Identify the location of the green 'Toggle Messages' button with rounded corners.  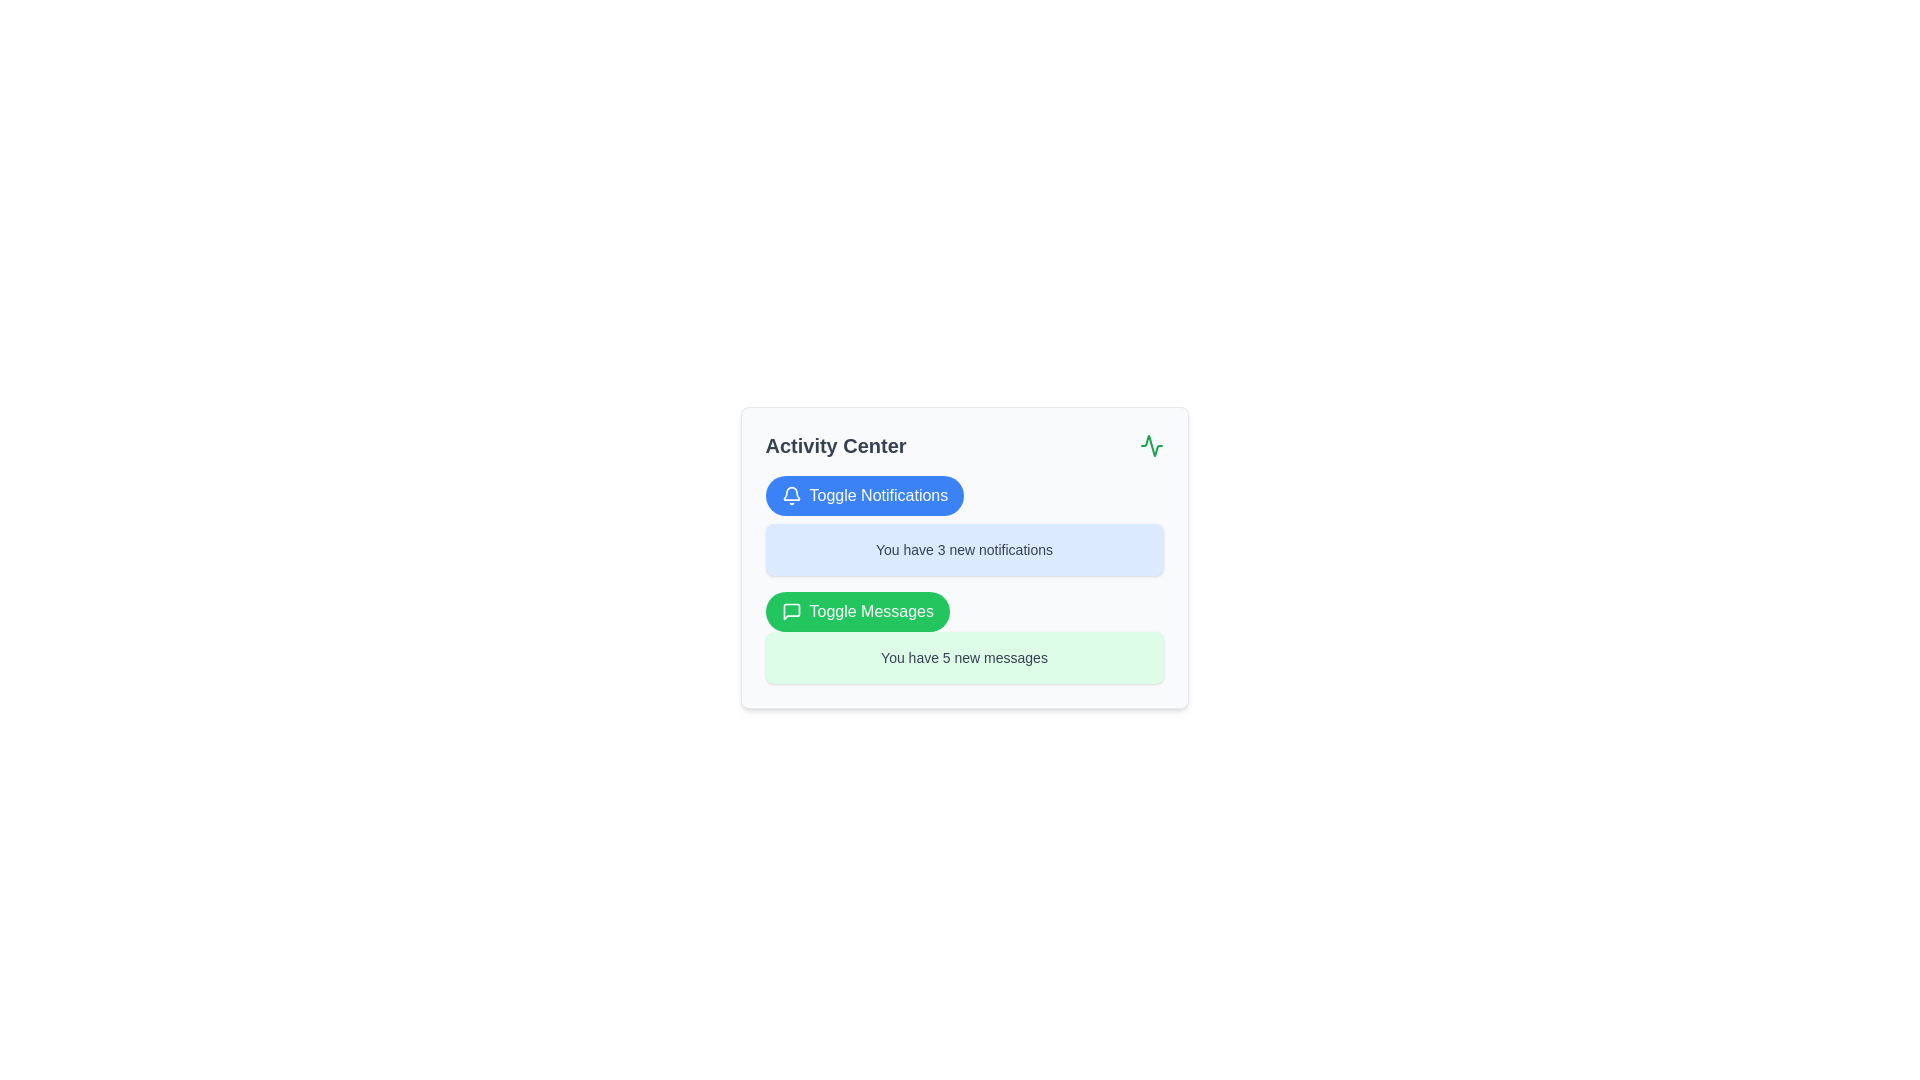
(857, 611).